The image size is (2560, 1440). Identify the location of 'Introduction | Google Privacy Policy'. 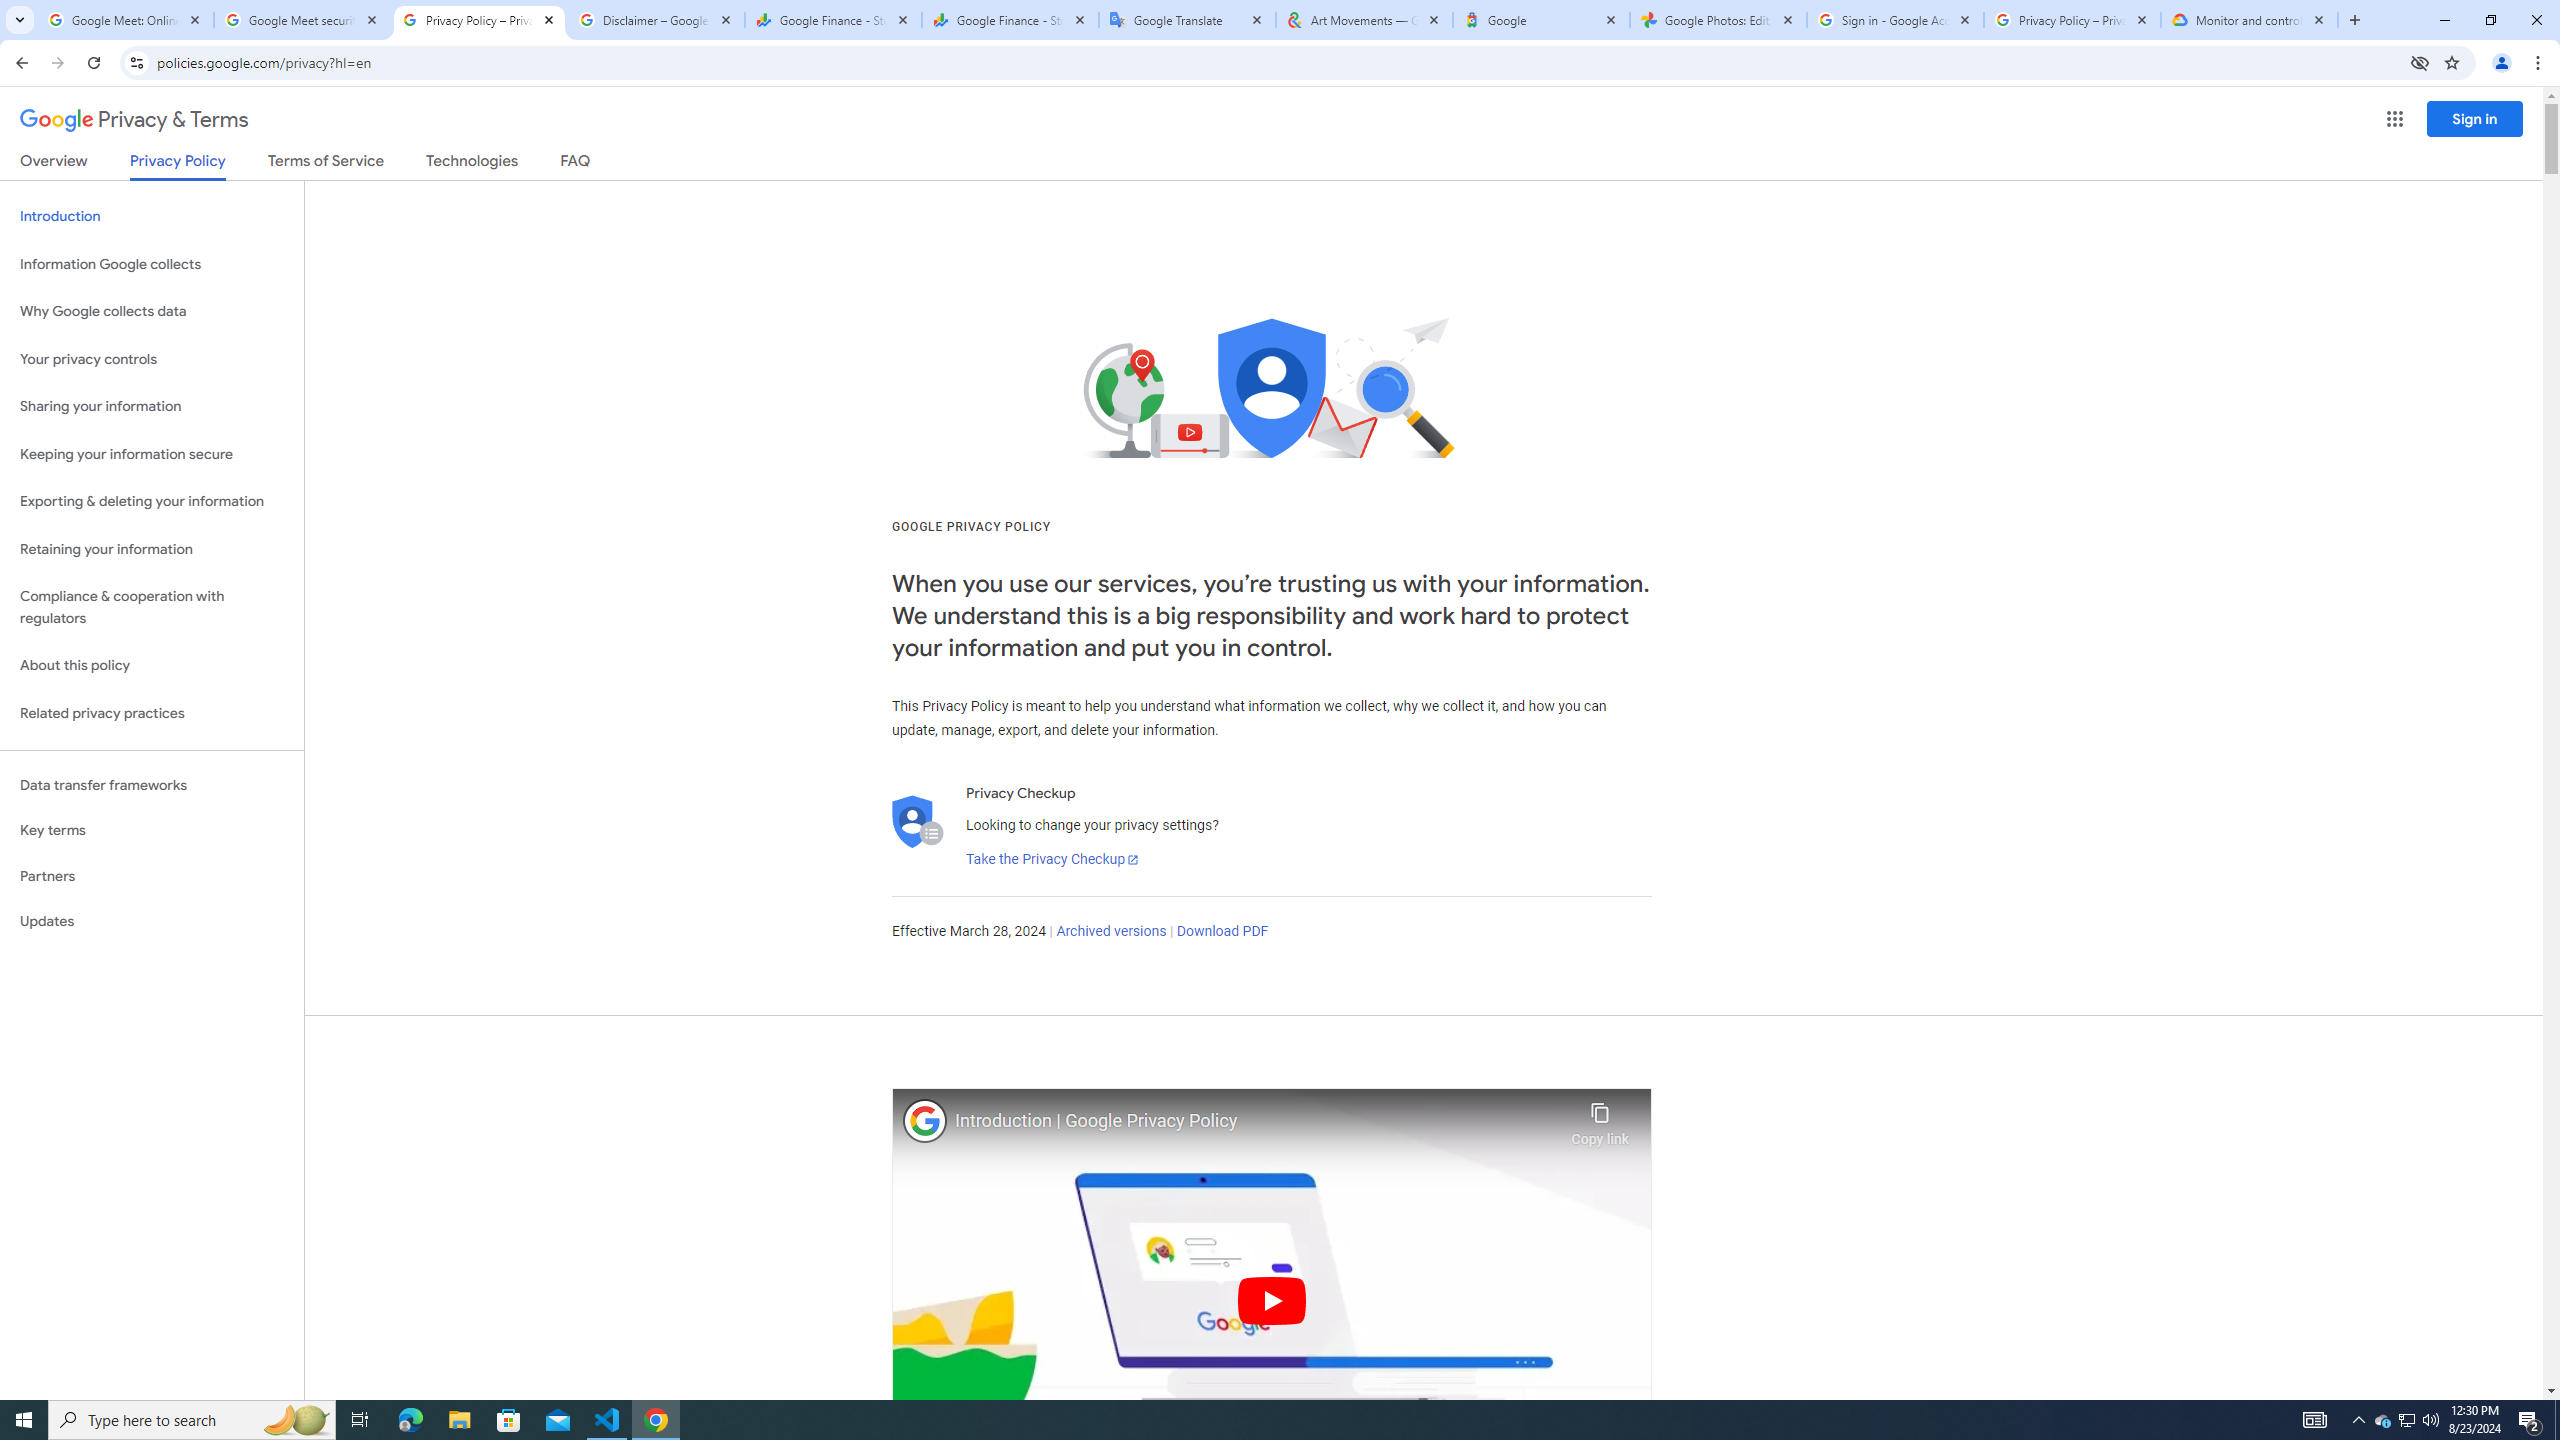
(1257, 1121).